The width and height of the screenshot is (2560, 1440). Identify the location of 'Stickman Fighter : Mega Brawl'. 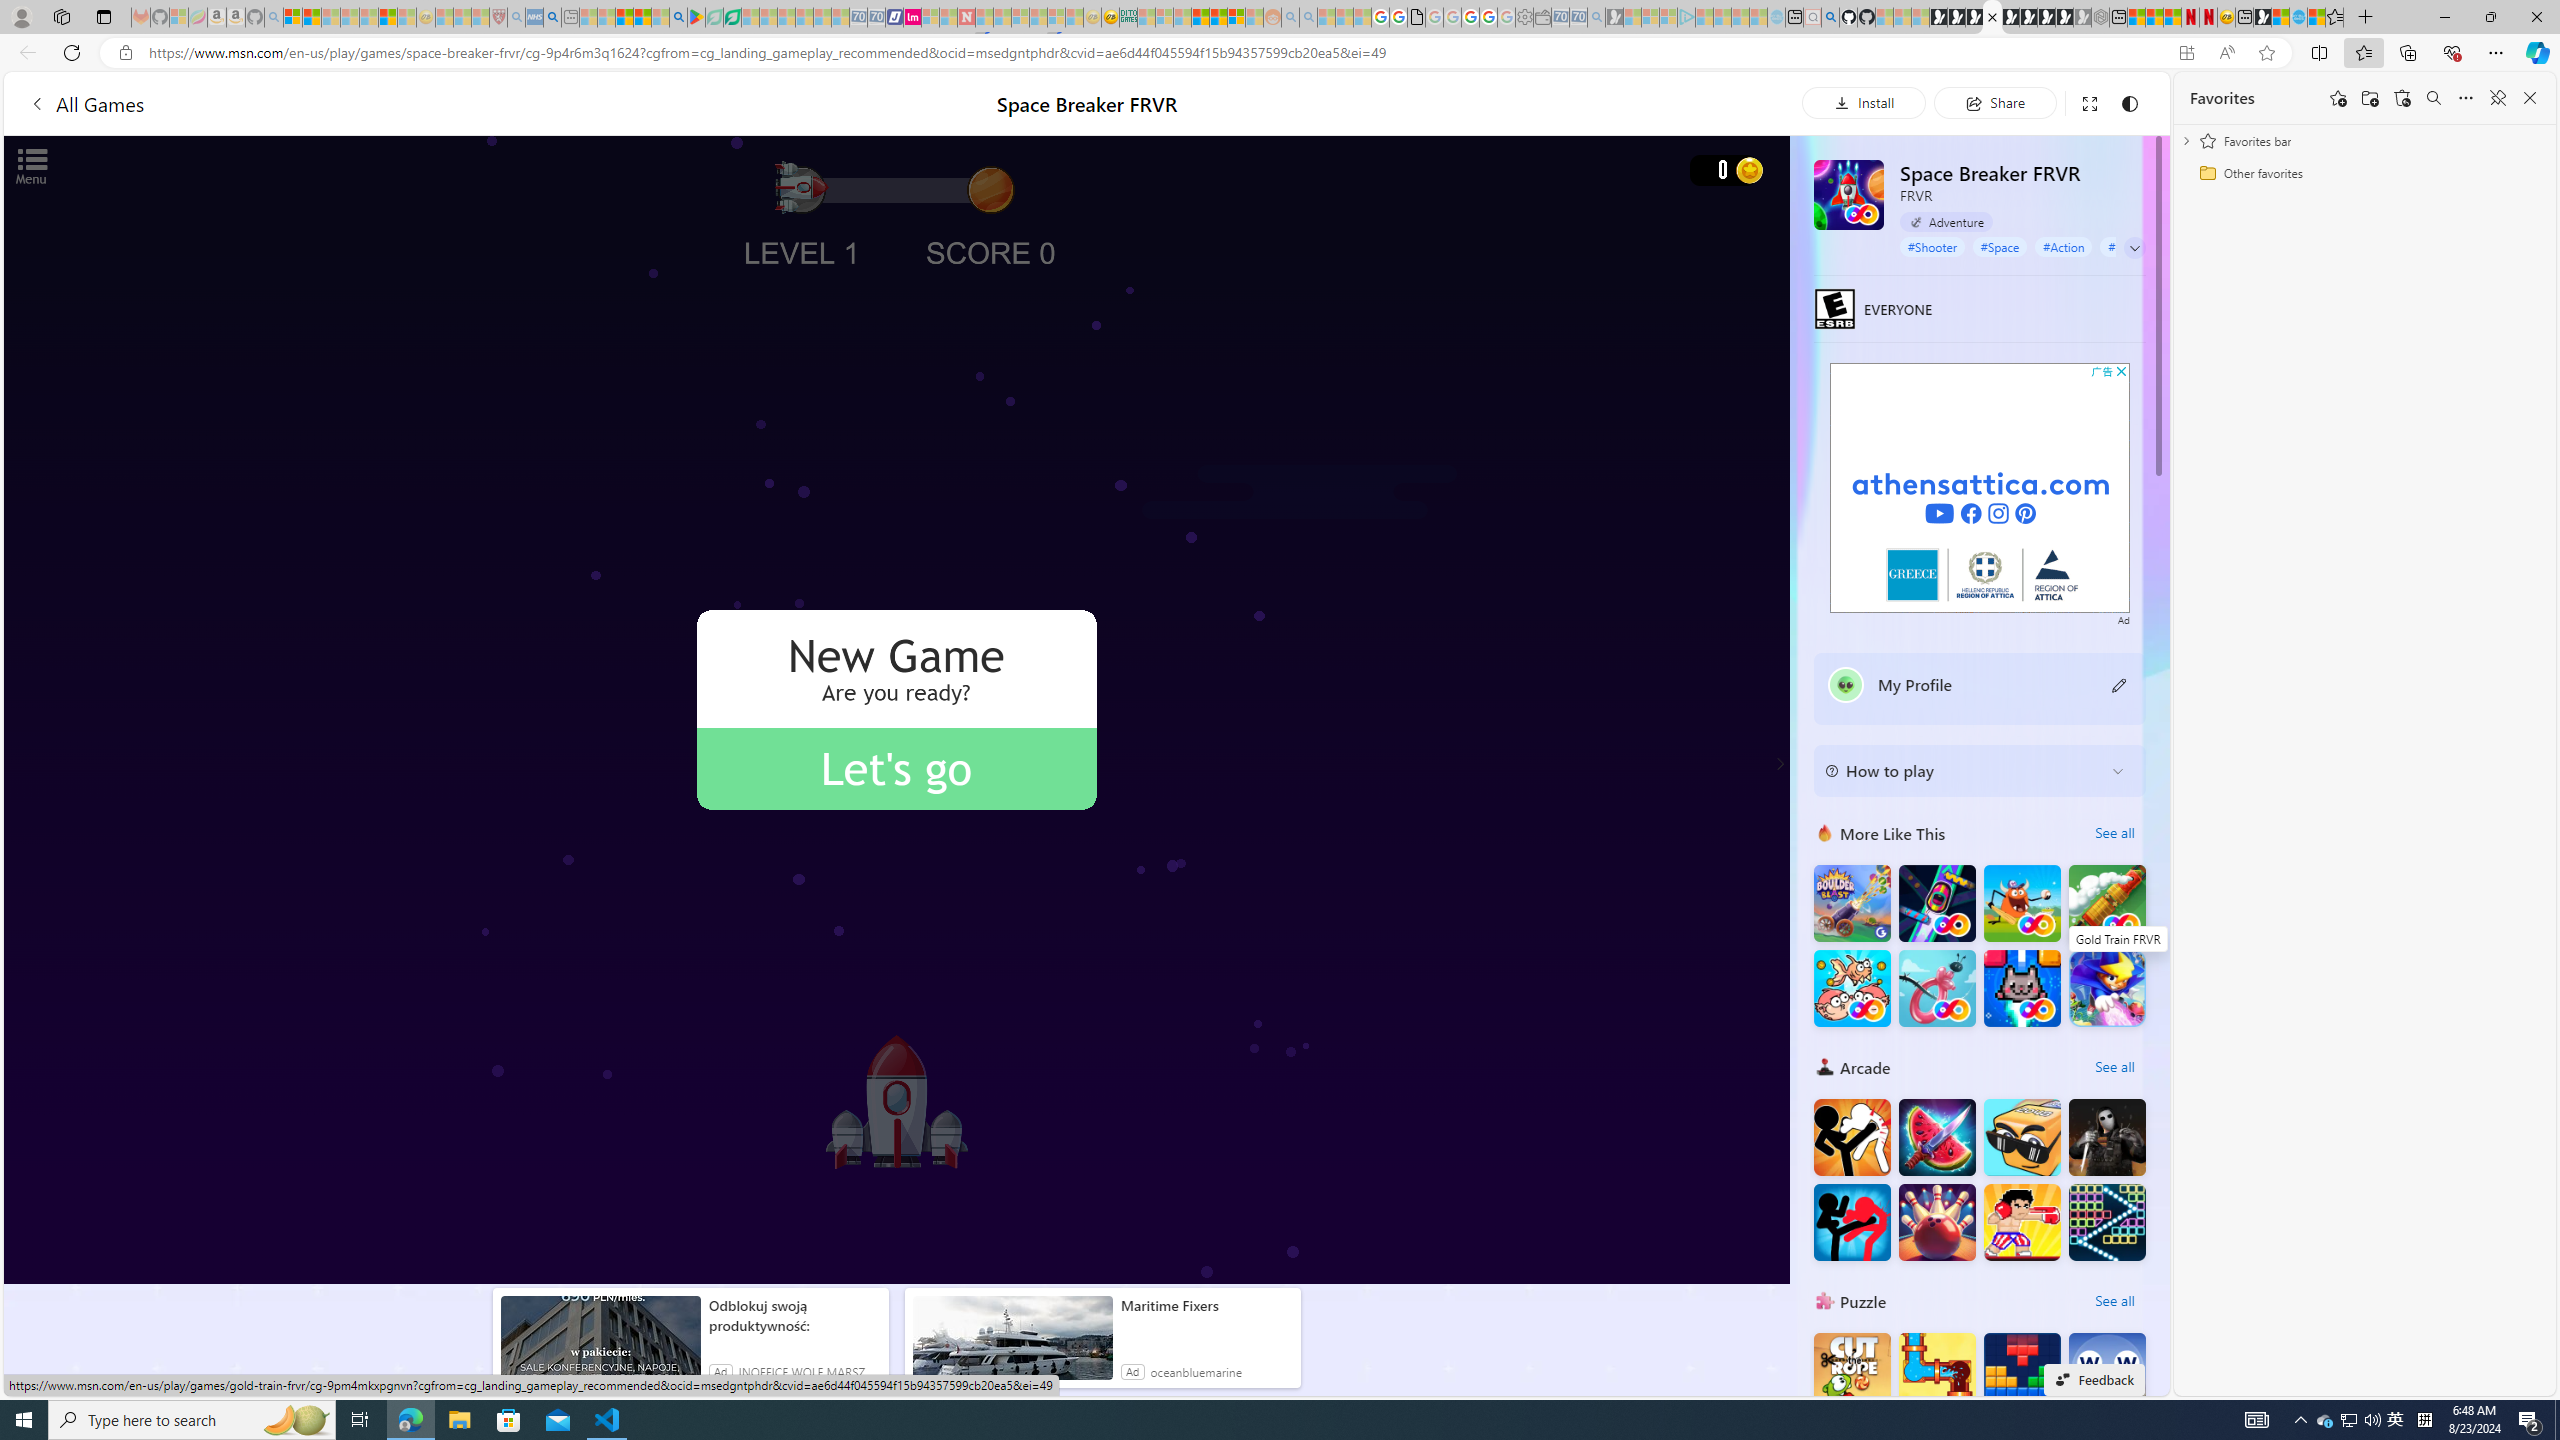
(1851, 1135).